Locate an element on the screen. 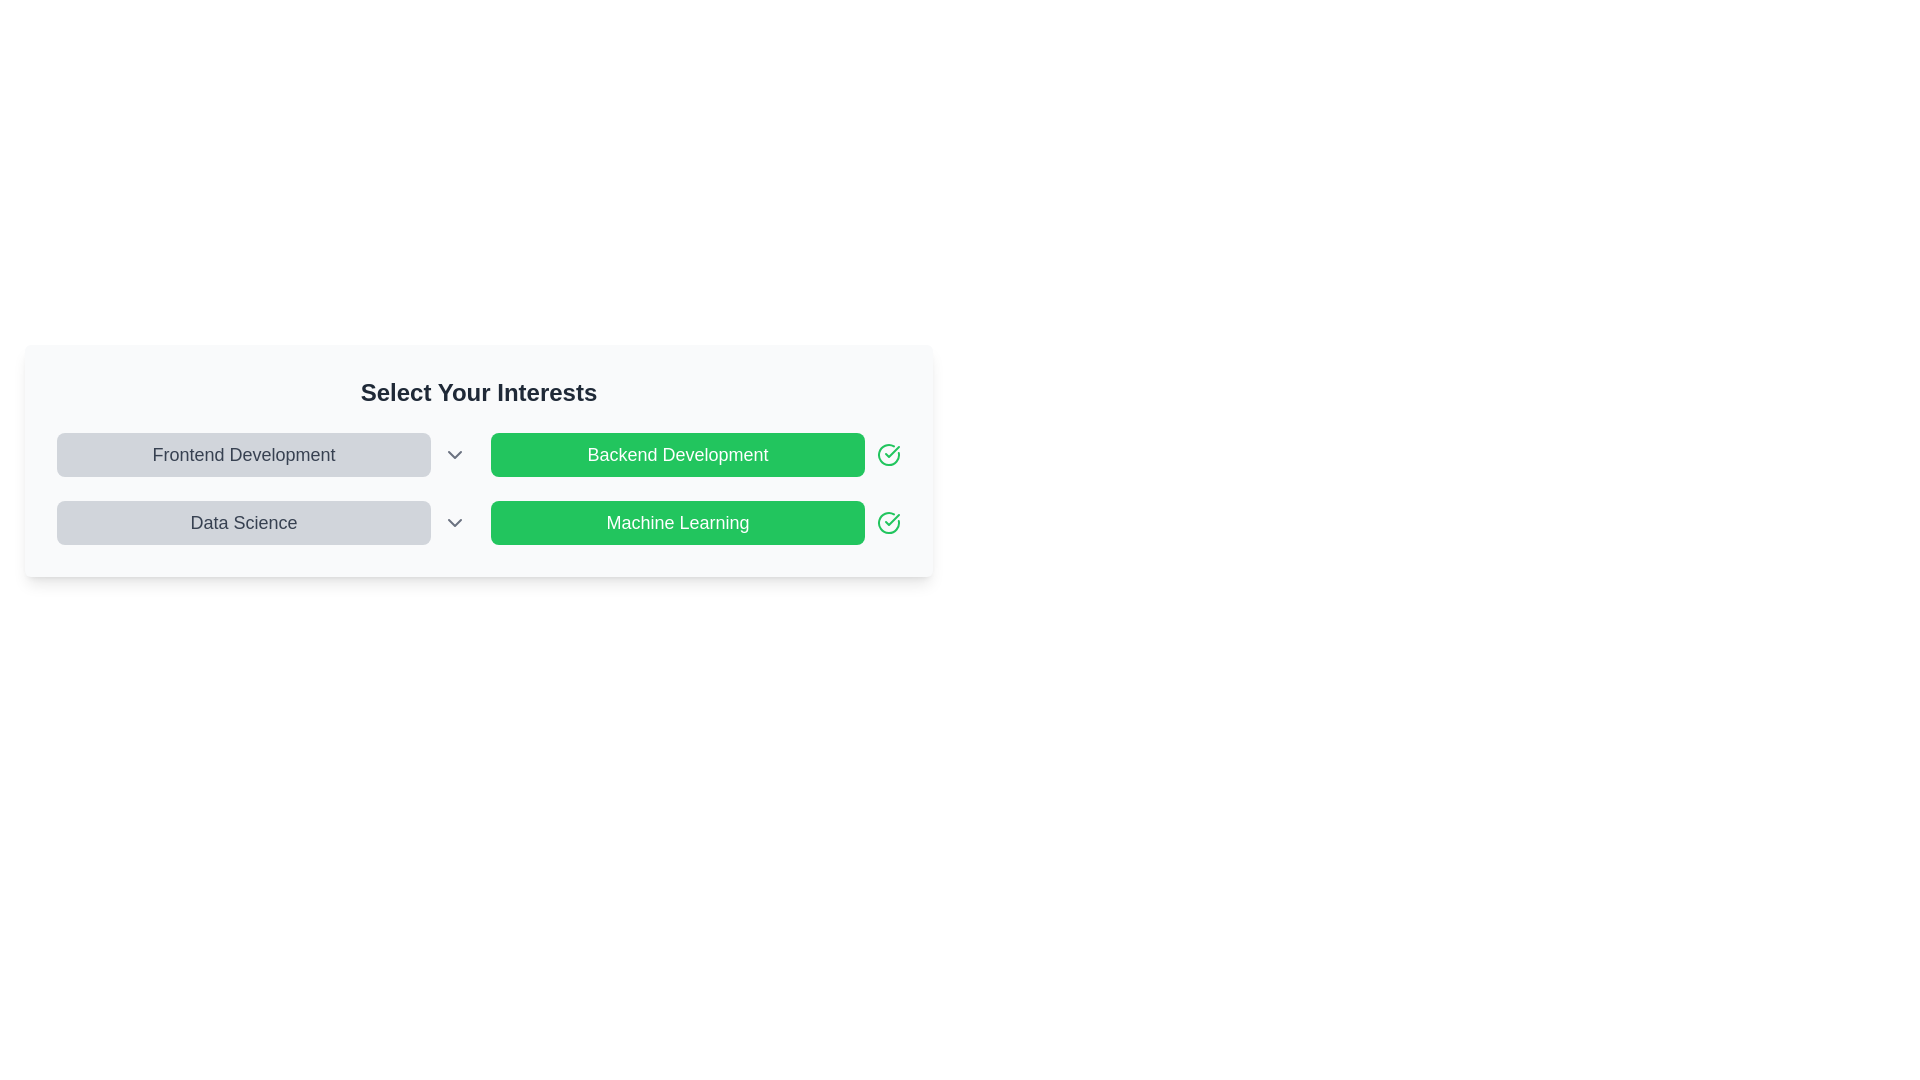 This screenshot has height=1080, width=1920. the 'Data Science' button to toggle its activation state is located at coordinates (243, 522).